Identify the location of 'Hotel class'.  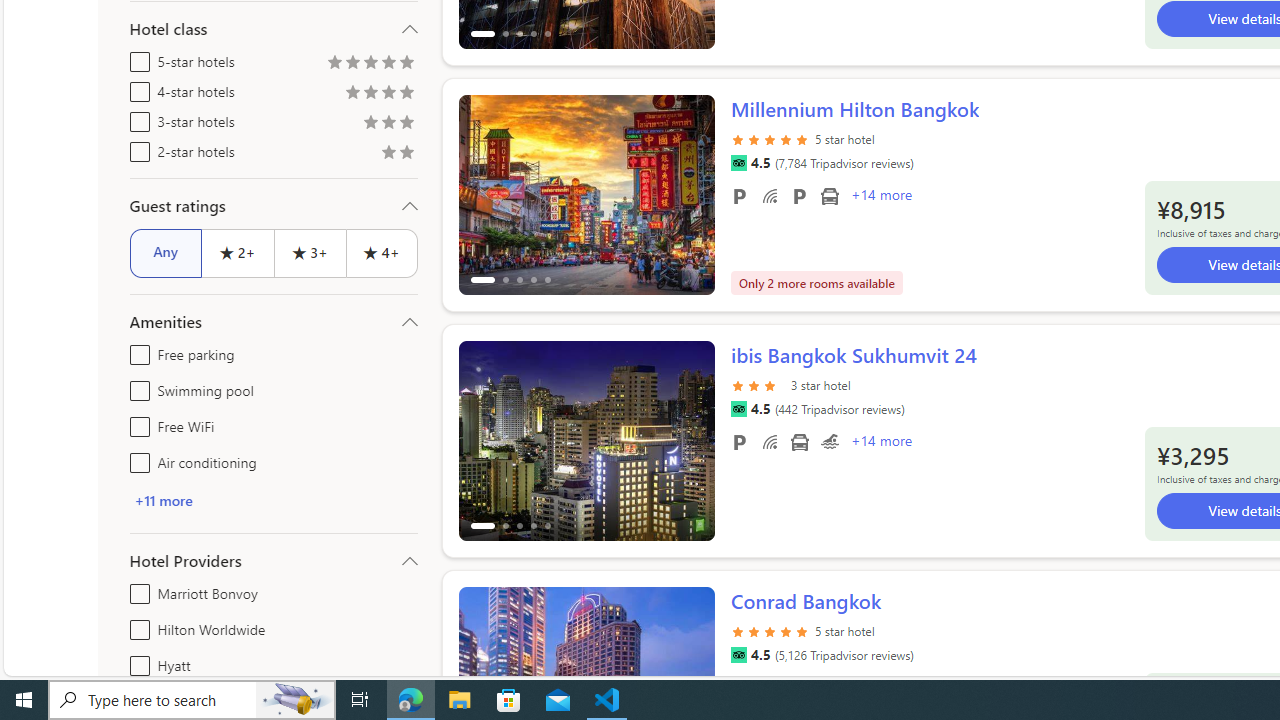
(272, 29).